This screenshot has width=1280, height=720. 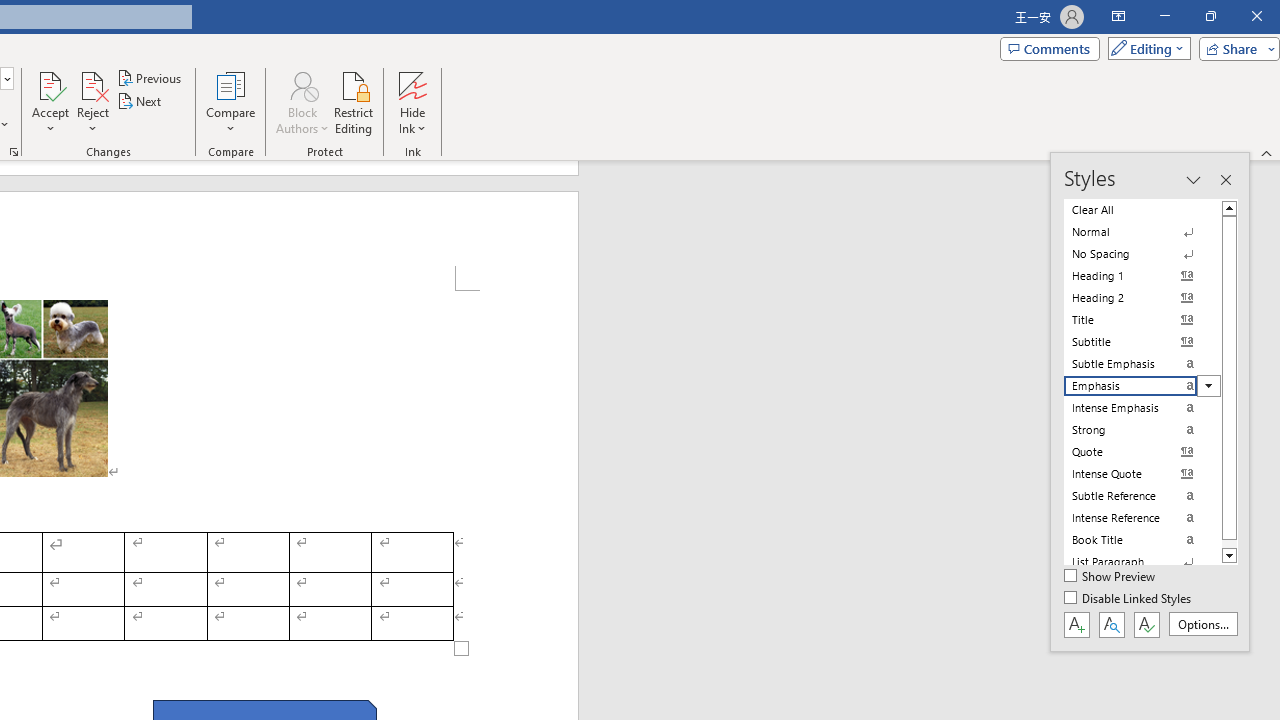 I want to click on 'Restrict Editing', so click(x=353, y=103).